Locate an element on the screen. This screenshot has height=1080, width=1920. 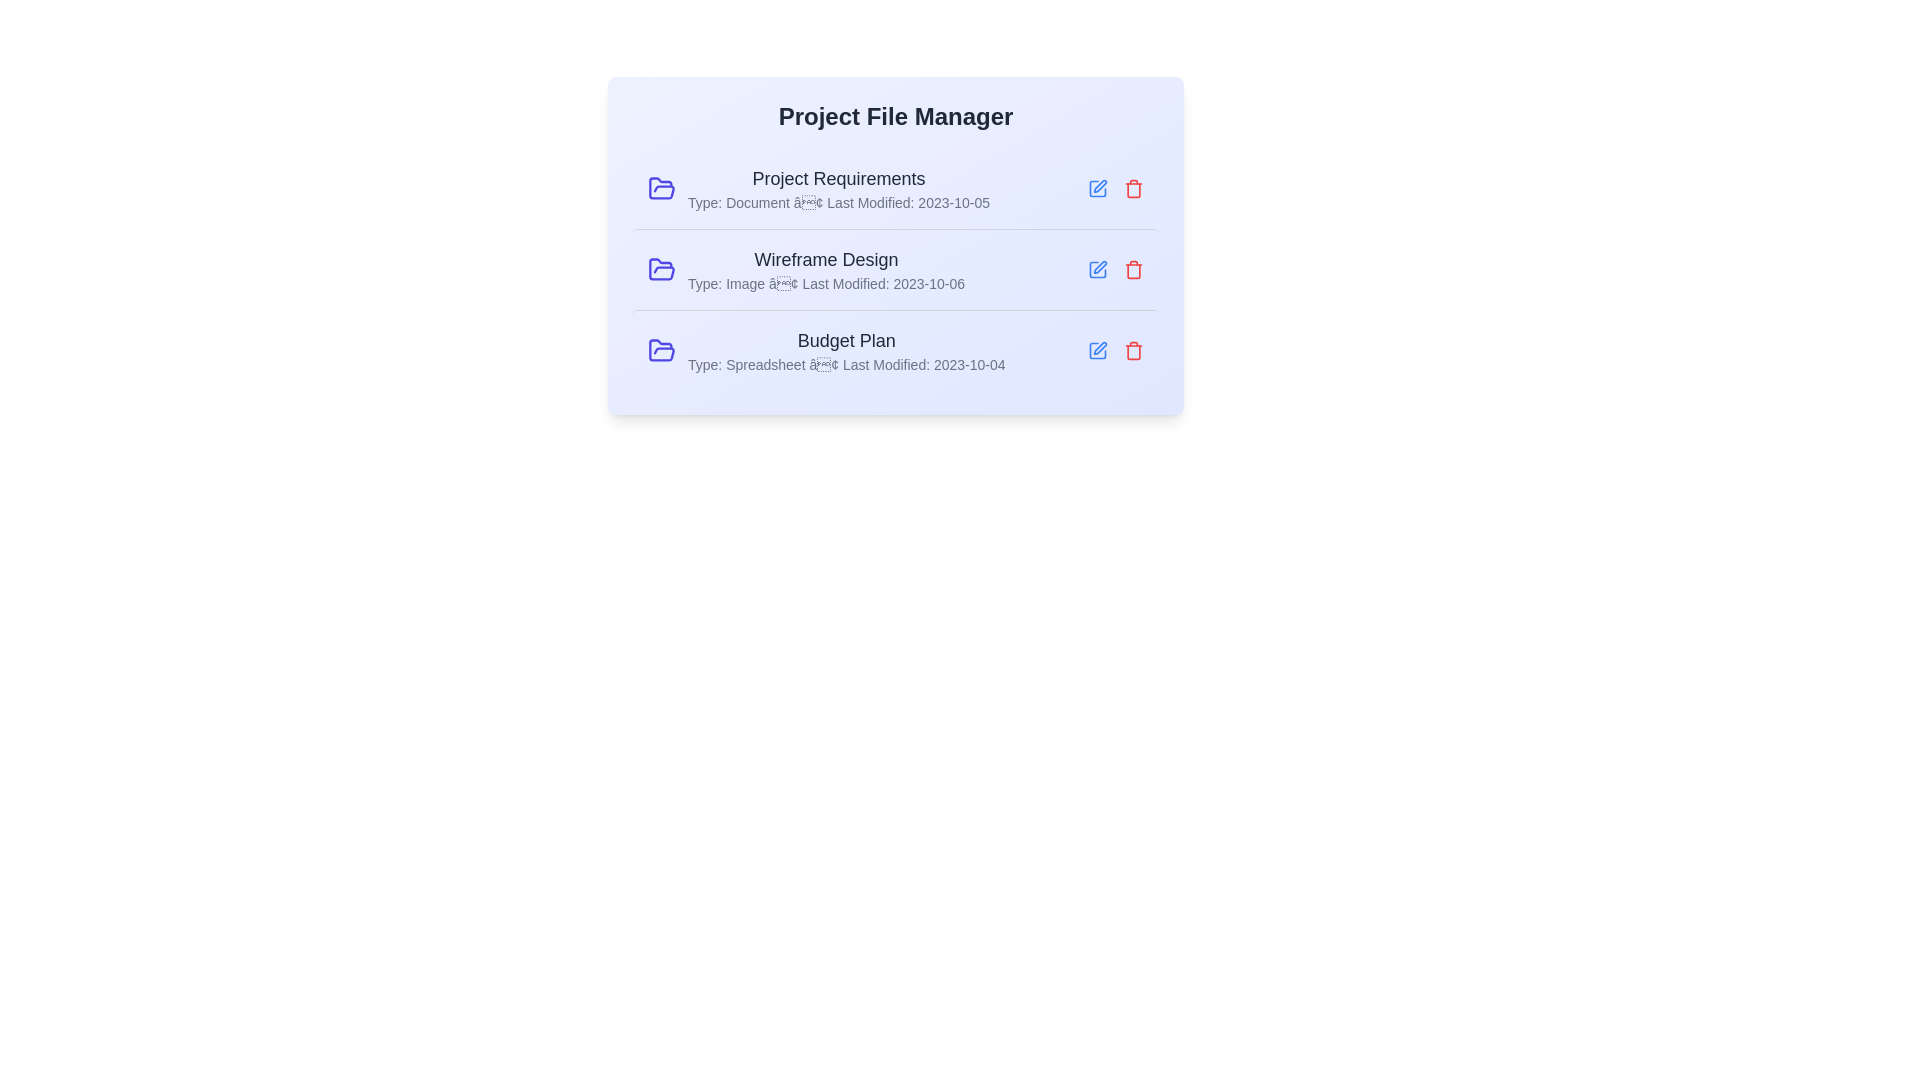
the file Budget Plan by clicking its Trash button is located at coordinates (1133, 350).